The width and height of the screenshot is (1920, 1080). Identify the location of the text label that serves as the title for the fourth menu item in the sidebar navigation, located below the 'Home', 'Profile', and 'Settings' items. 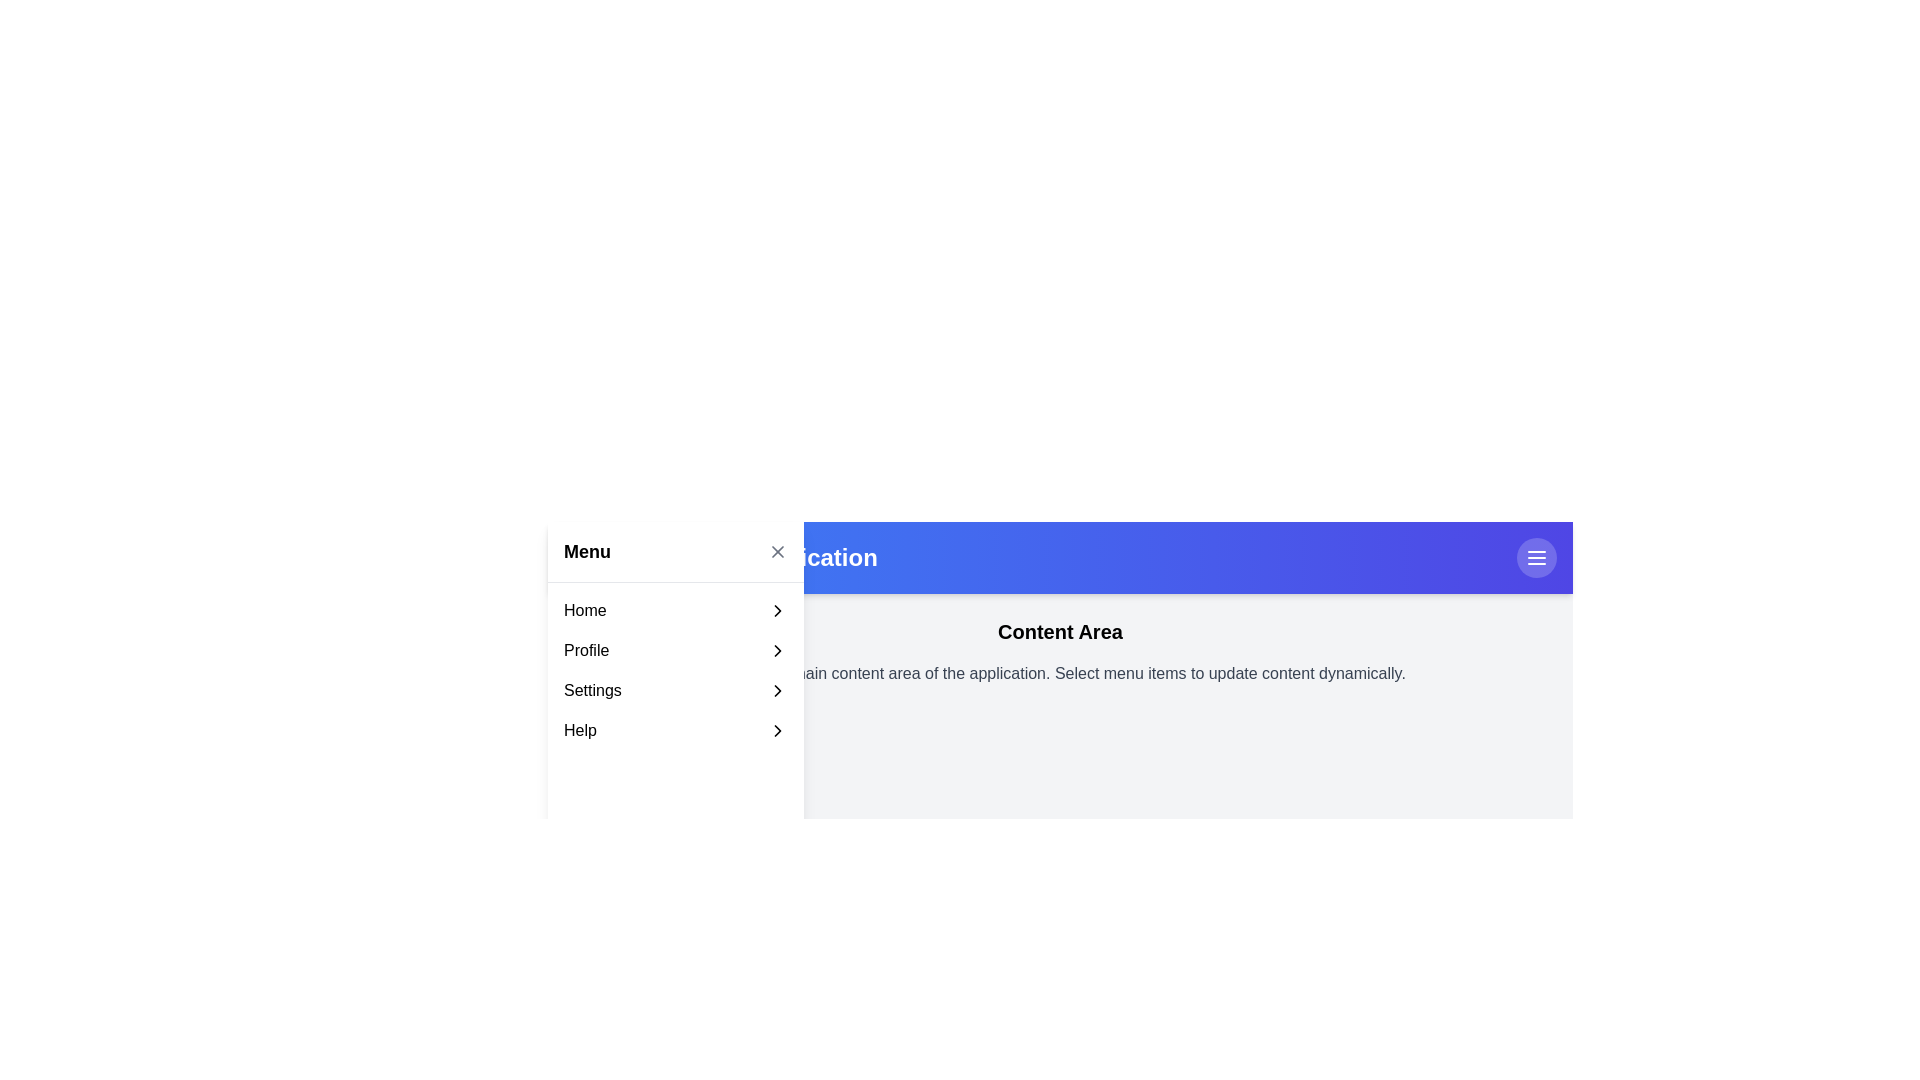
(579, 731).